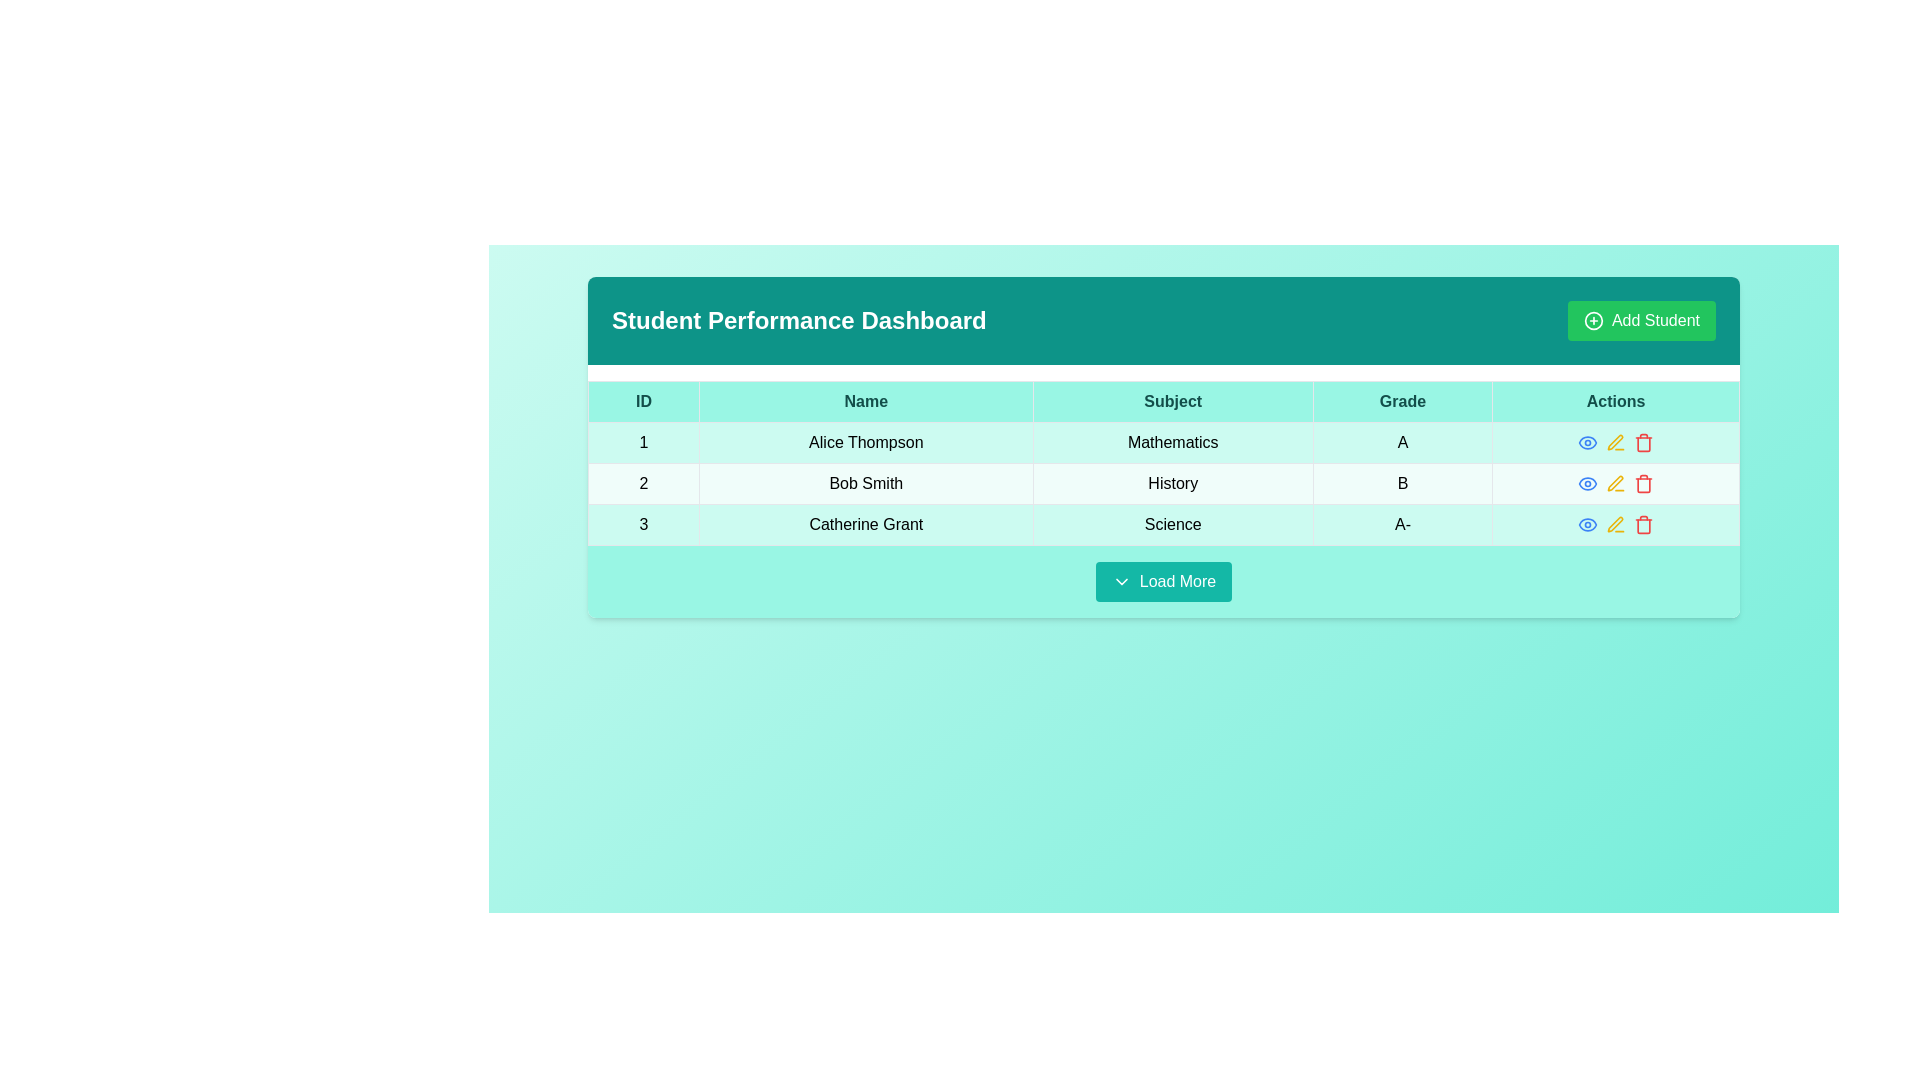  What do you see at coordinates (1616, 442) in the screenshot?
I see `the 'Edit' button, which is the third interactive icon in the 'Actions' column of the row for 'Bob Smith', positioned centrally in its cell between the 'View' and 'Delete' icons` at bounding box center [1616, 442].